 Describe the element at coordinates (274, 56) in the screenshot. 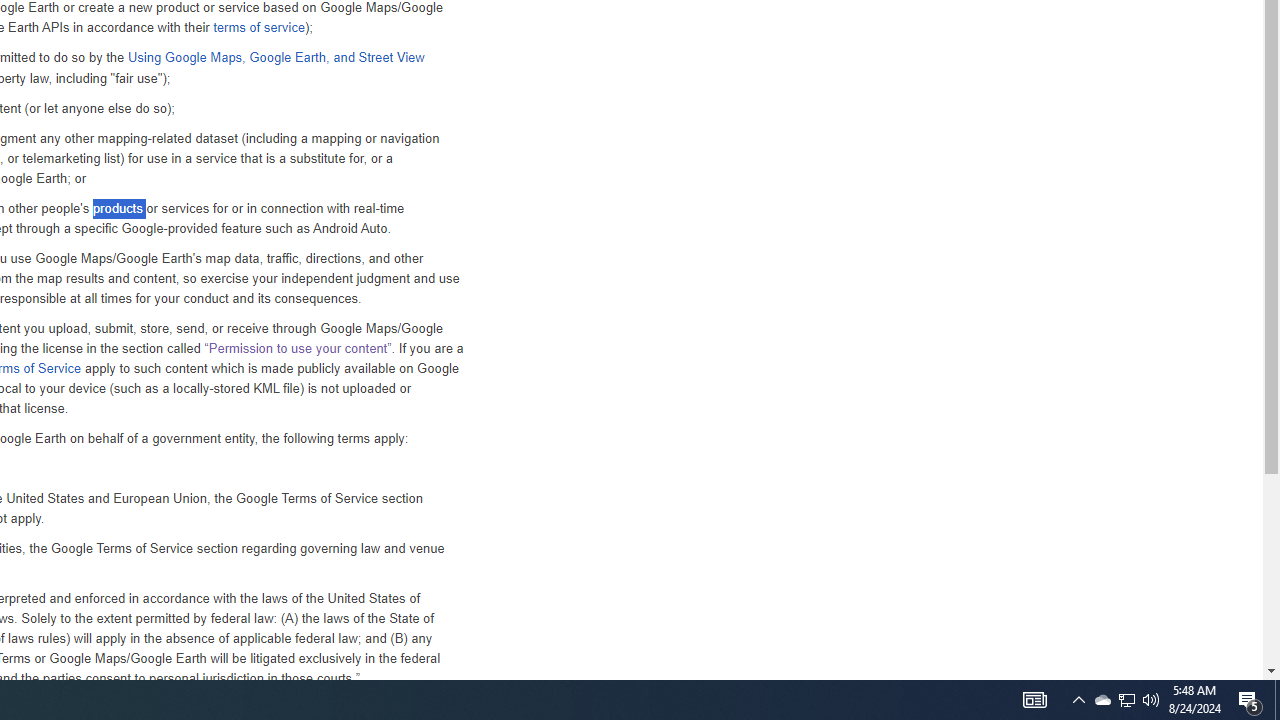

I see `'Using Google Maps, Google Earth, and Street View'` at that location.